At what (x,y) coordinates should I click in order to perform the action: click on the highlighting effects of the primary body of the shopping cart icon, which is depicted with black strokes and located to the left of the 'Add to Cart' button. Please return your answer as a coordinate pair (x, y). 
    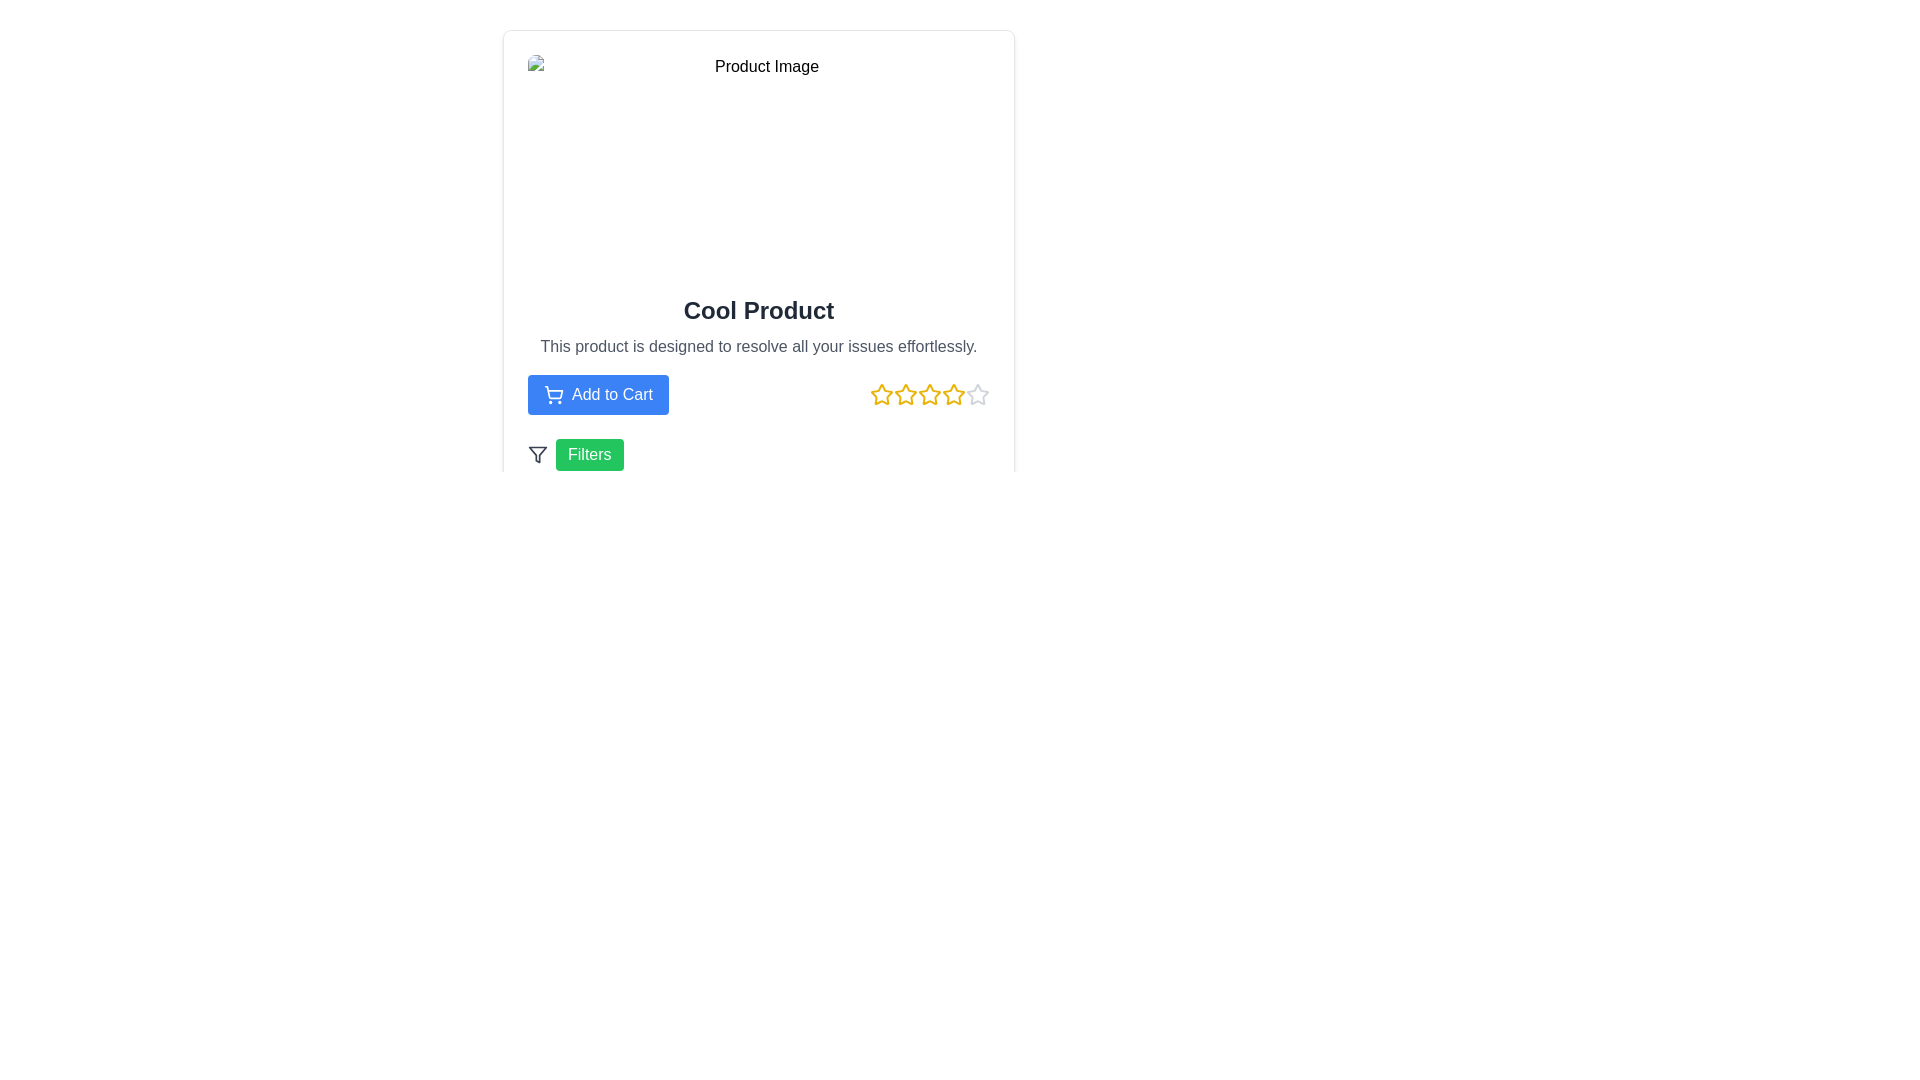
    Looking at the image, I should click on (554, 392).